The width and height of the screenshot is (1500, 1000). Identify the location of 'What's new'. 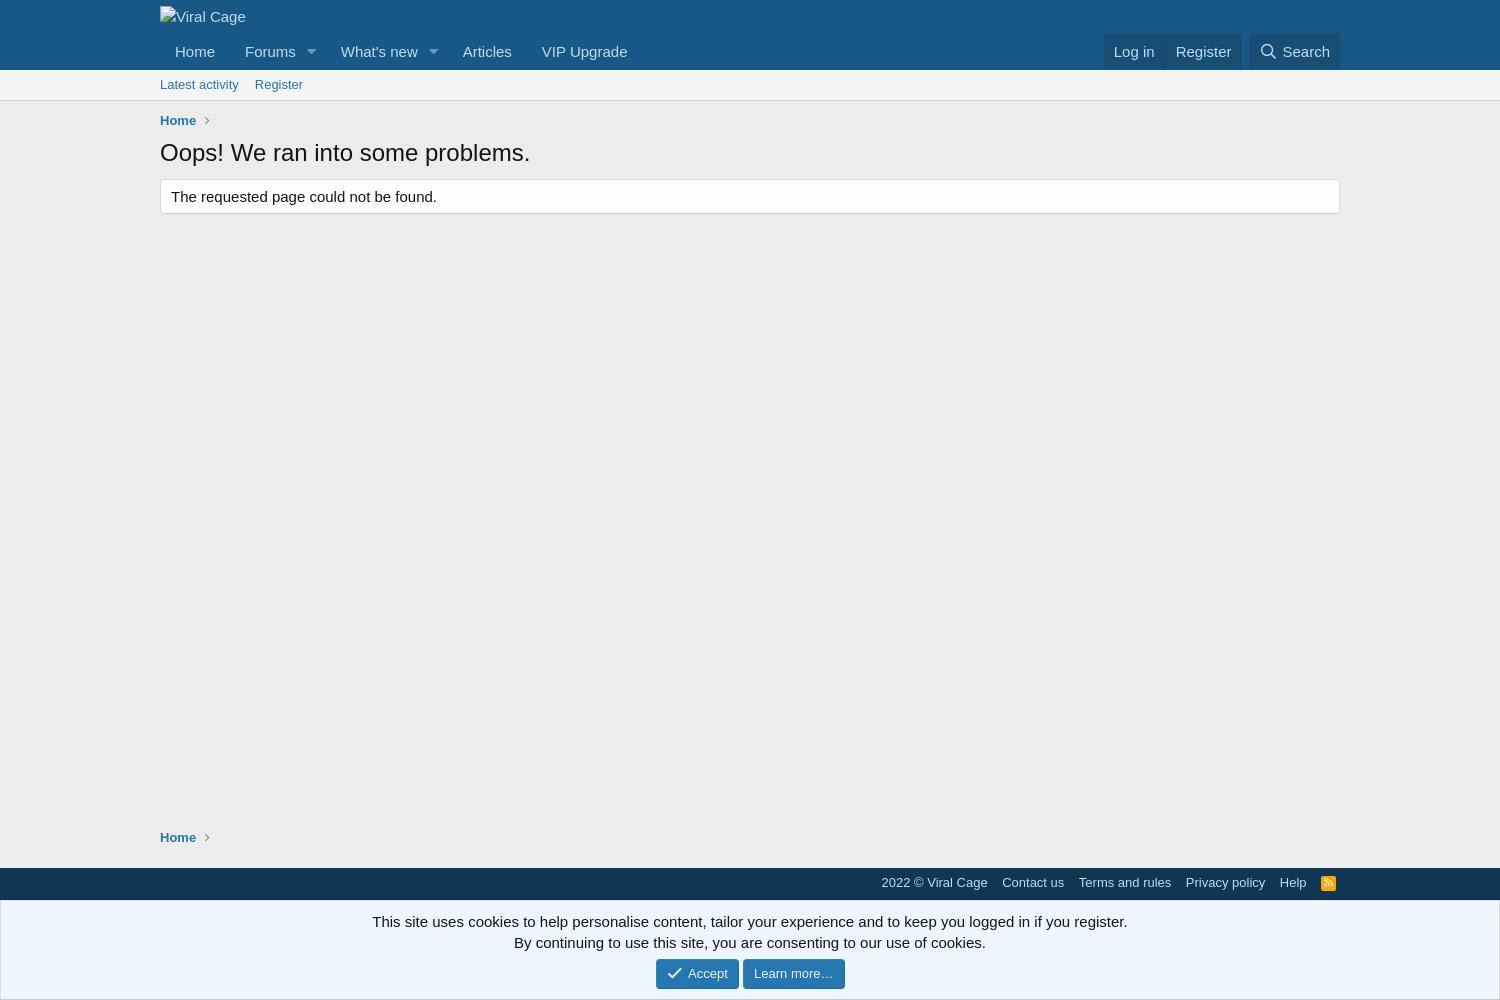
(378, 51).